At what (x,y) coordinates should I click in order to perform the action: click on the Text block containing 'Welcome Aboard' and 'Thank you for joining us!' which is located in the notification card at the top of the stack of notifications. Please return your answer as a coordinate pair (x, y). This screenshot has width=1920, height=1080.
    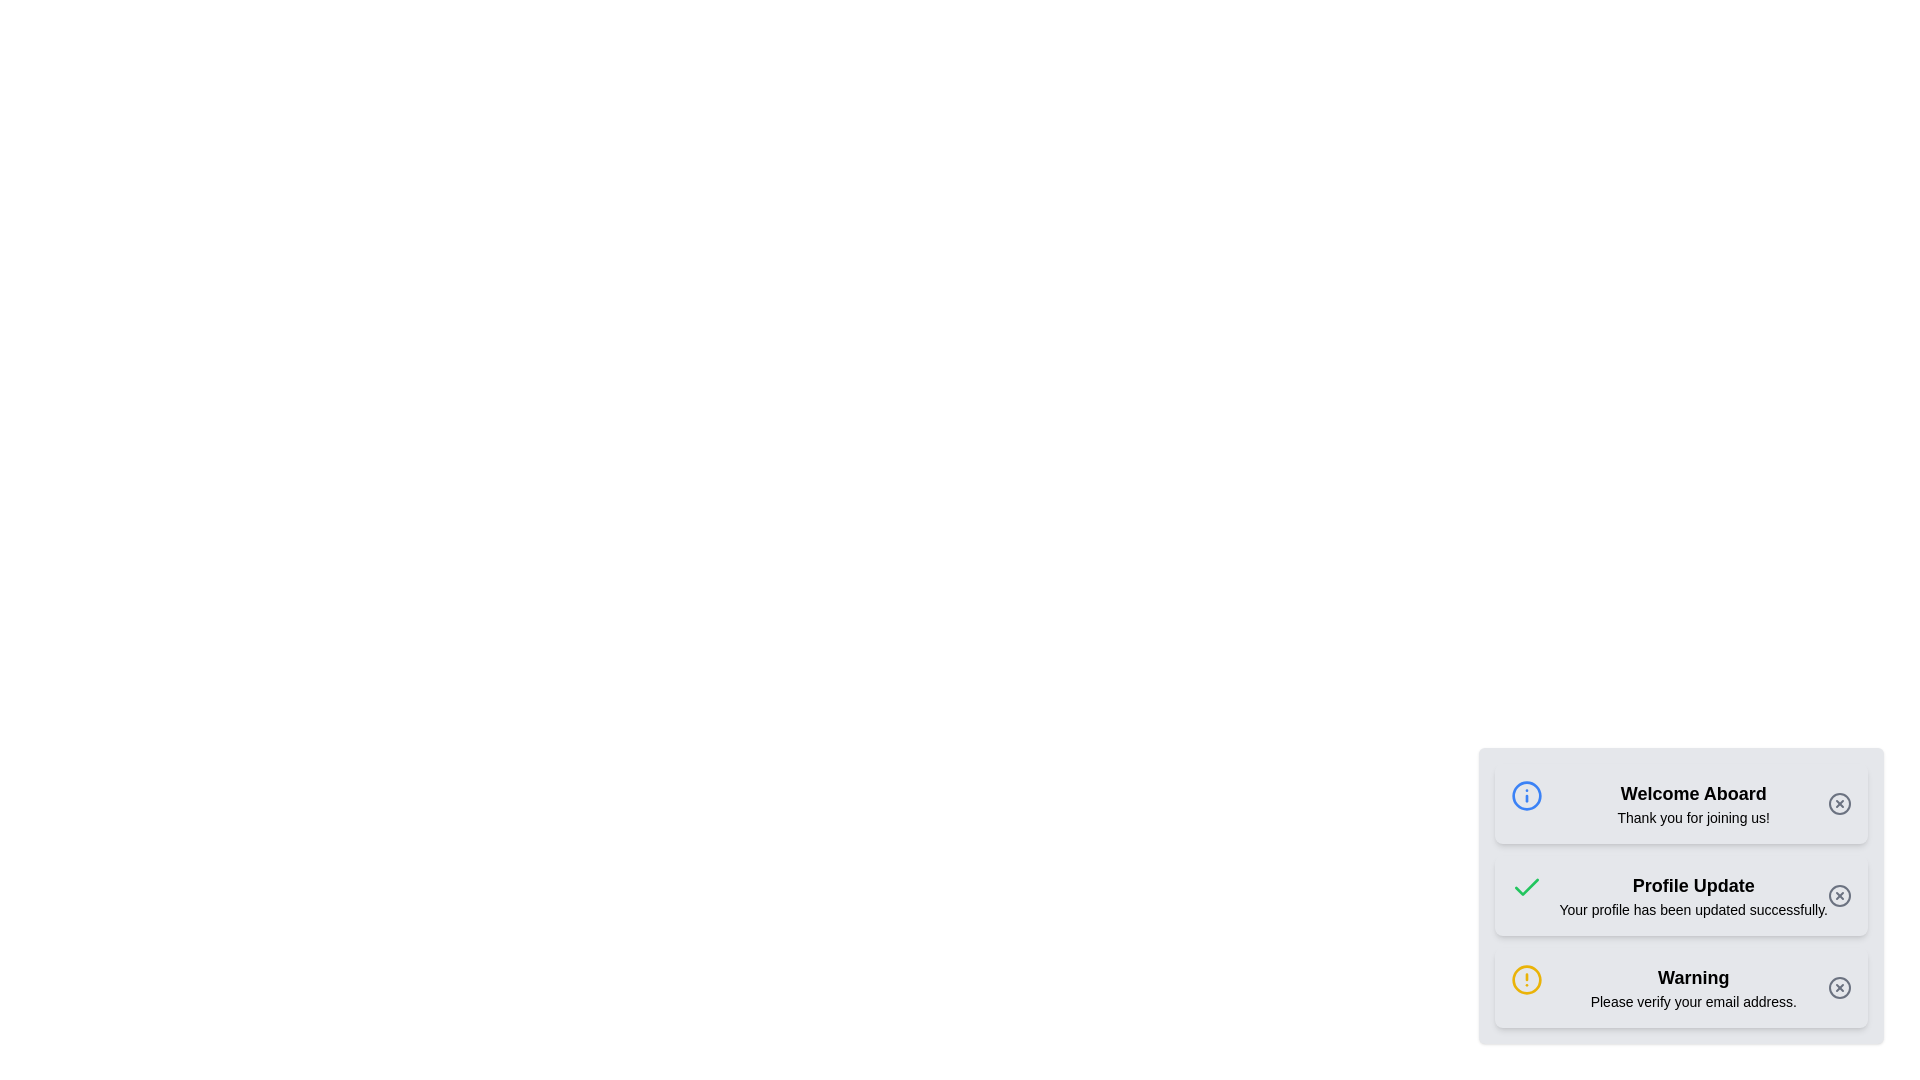
    Looking at the image, I should click on (1692, 802).